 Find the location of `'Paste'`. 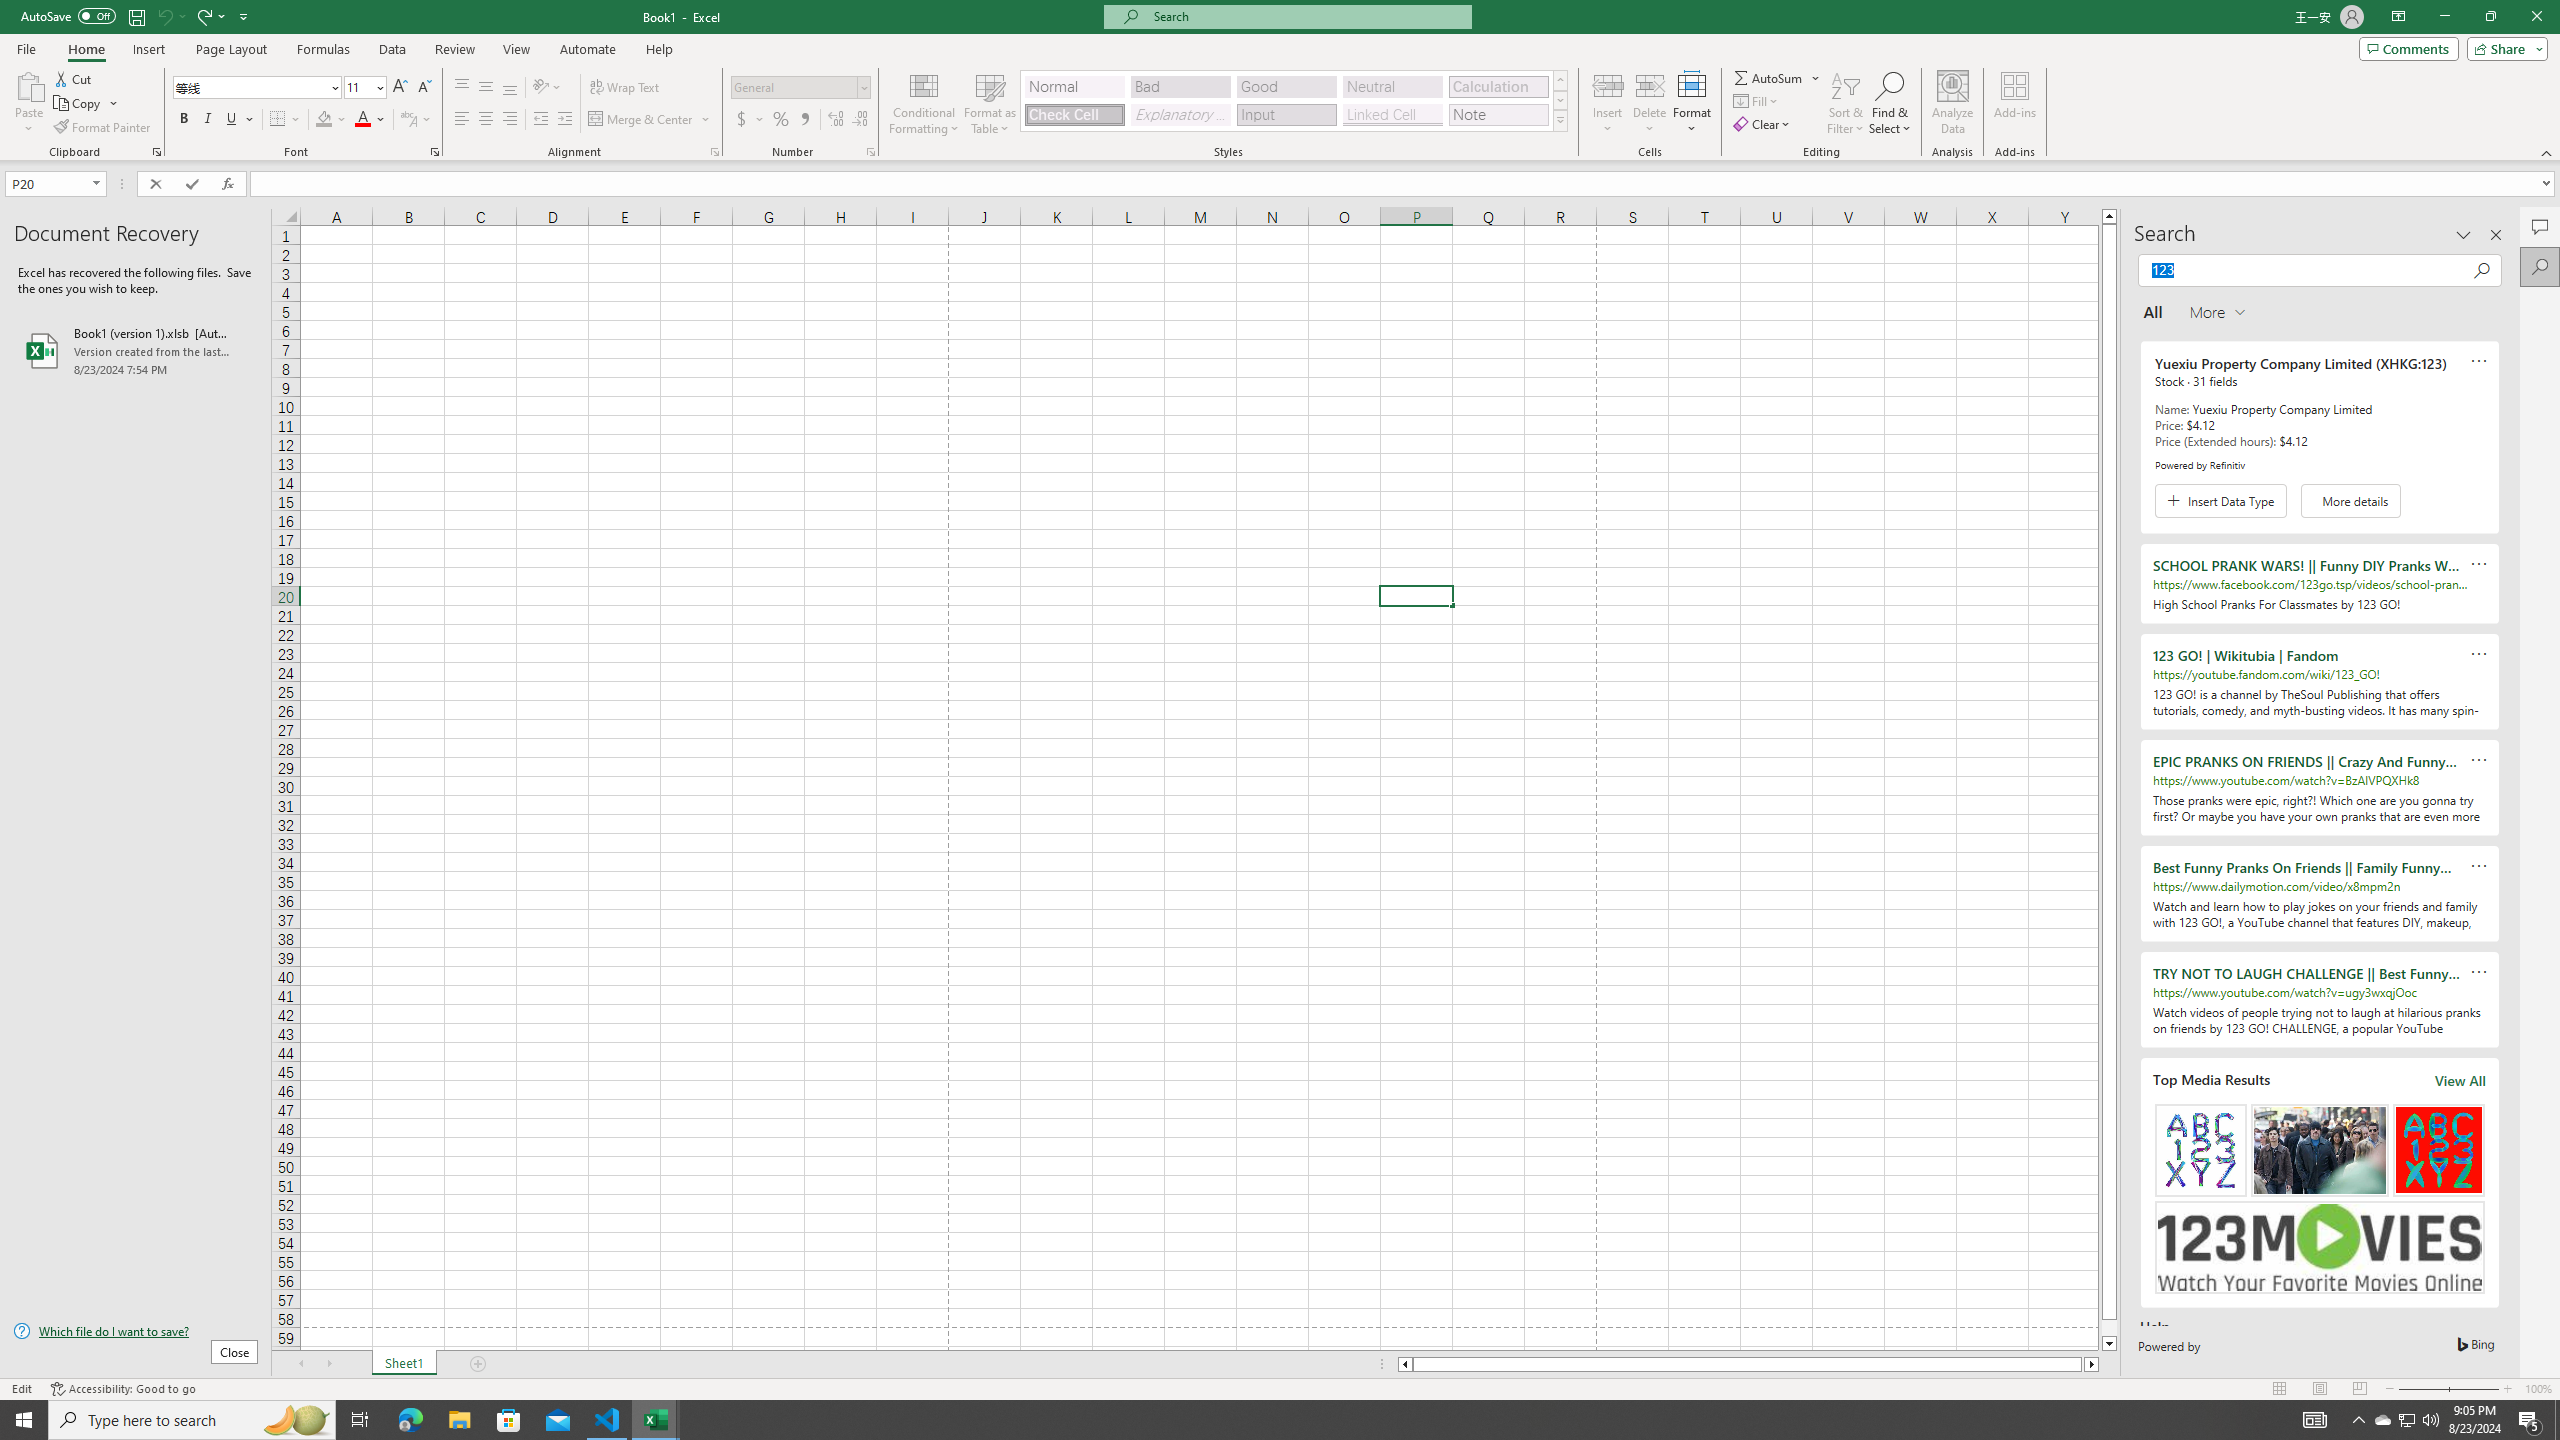

'Paste' is located at coordinates (28, 84).